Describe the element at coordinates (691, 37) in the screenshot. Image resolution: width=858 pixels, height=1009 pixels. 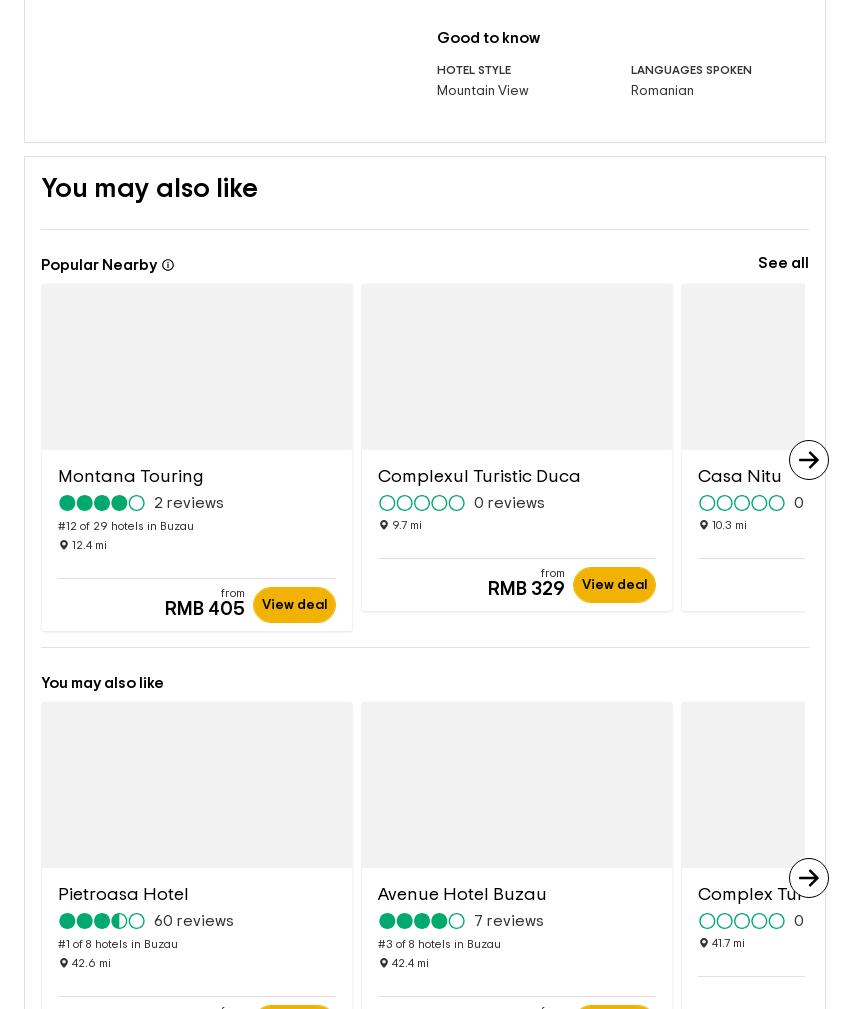
I see `'Languages Spoken'` at that location.